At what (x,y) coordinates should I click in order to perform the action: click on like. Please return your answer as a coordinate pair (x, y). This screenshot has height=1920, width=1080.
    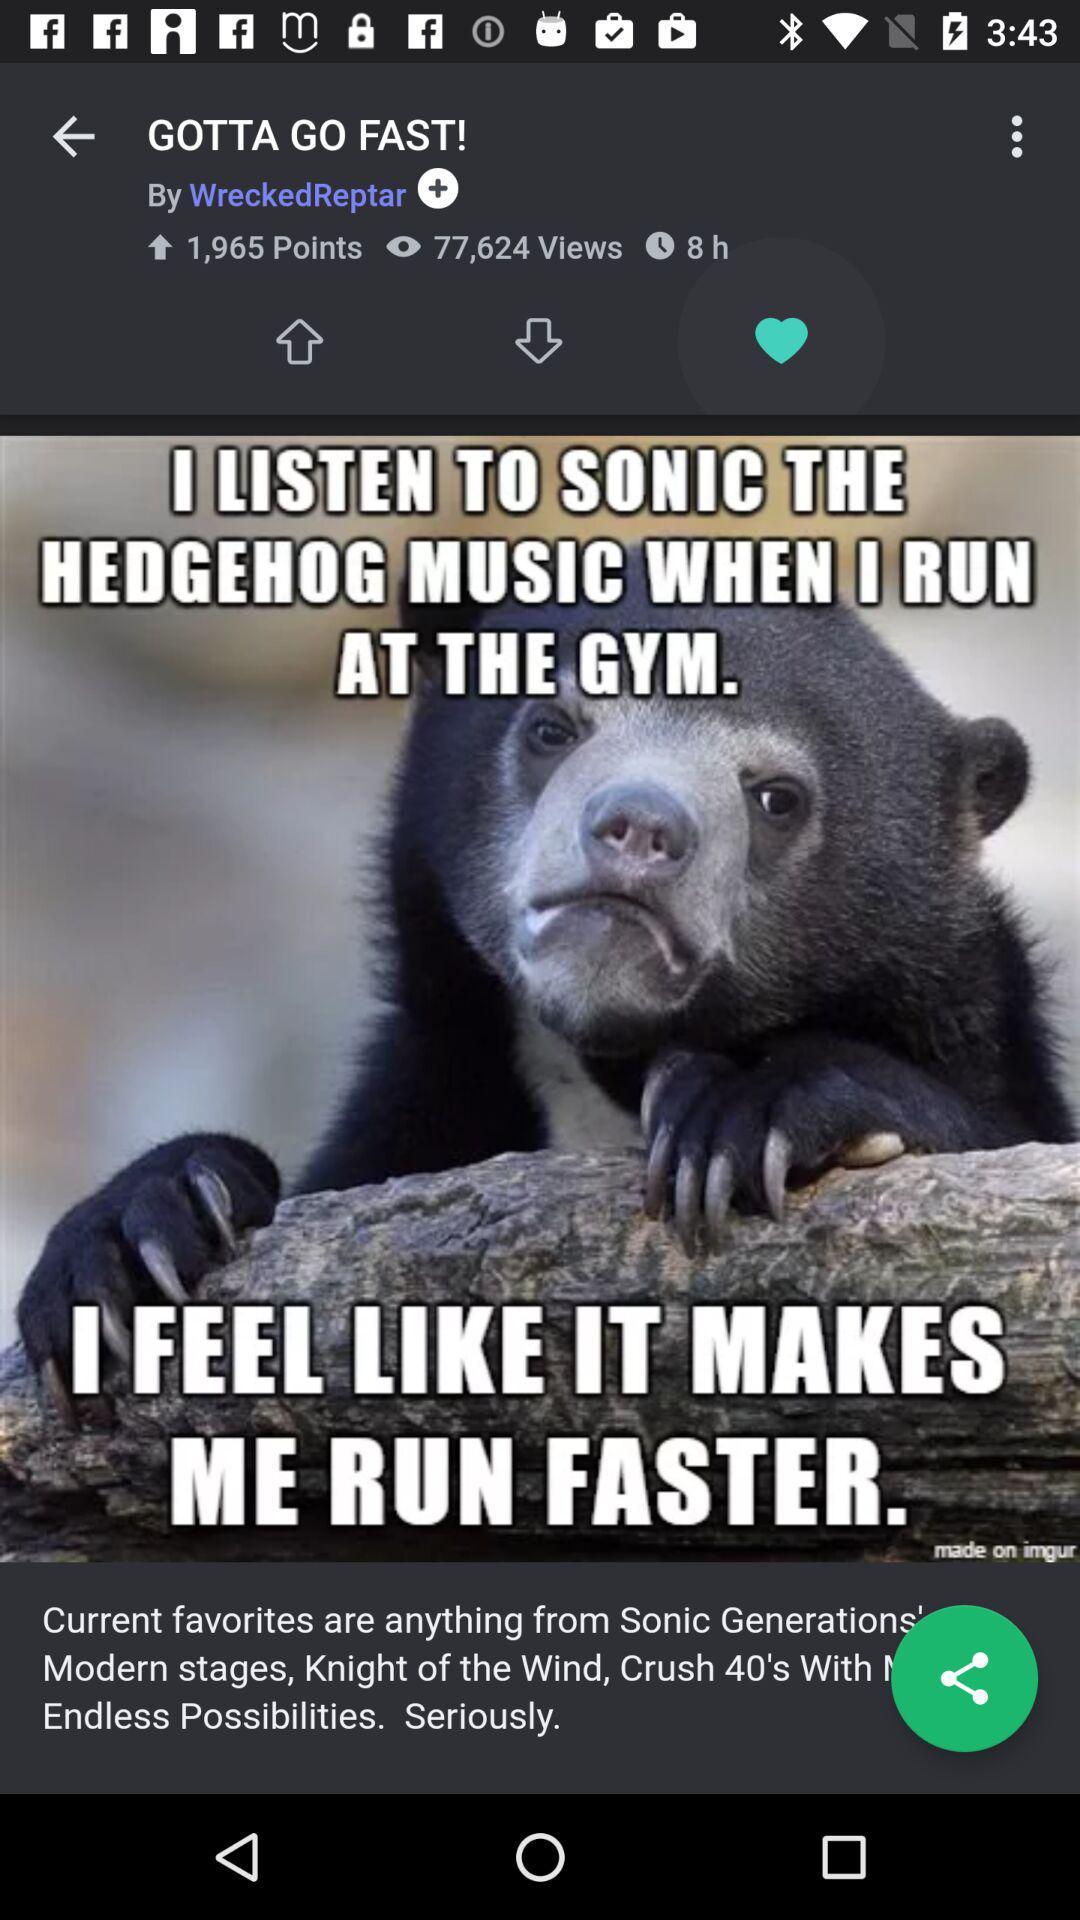
    Looking at the image, I should click on (298, 341).